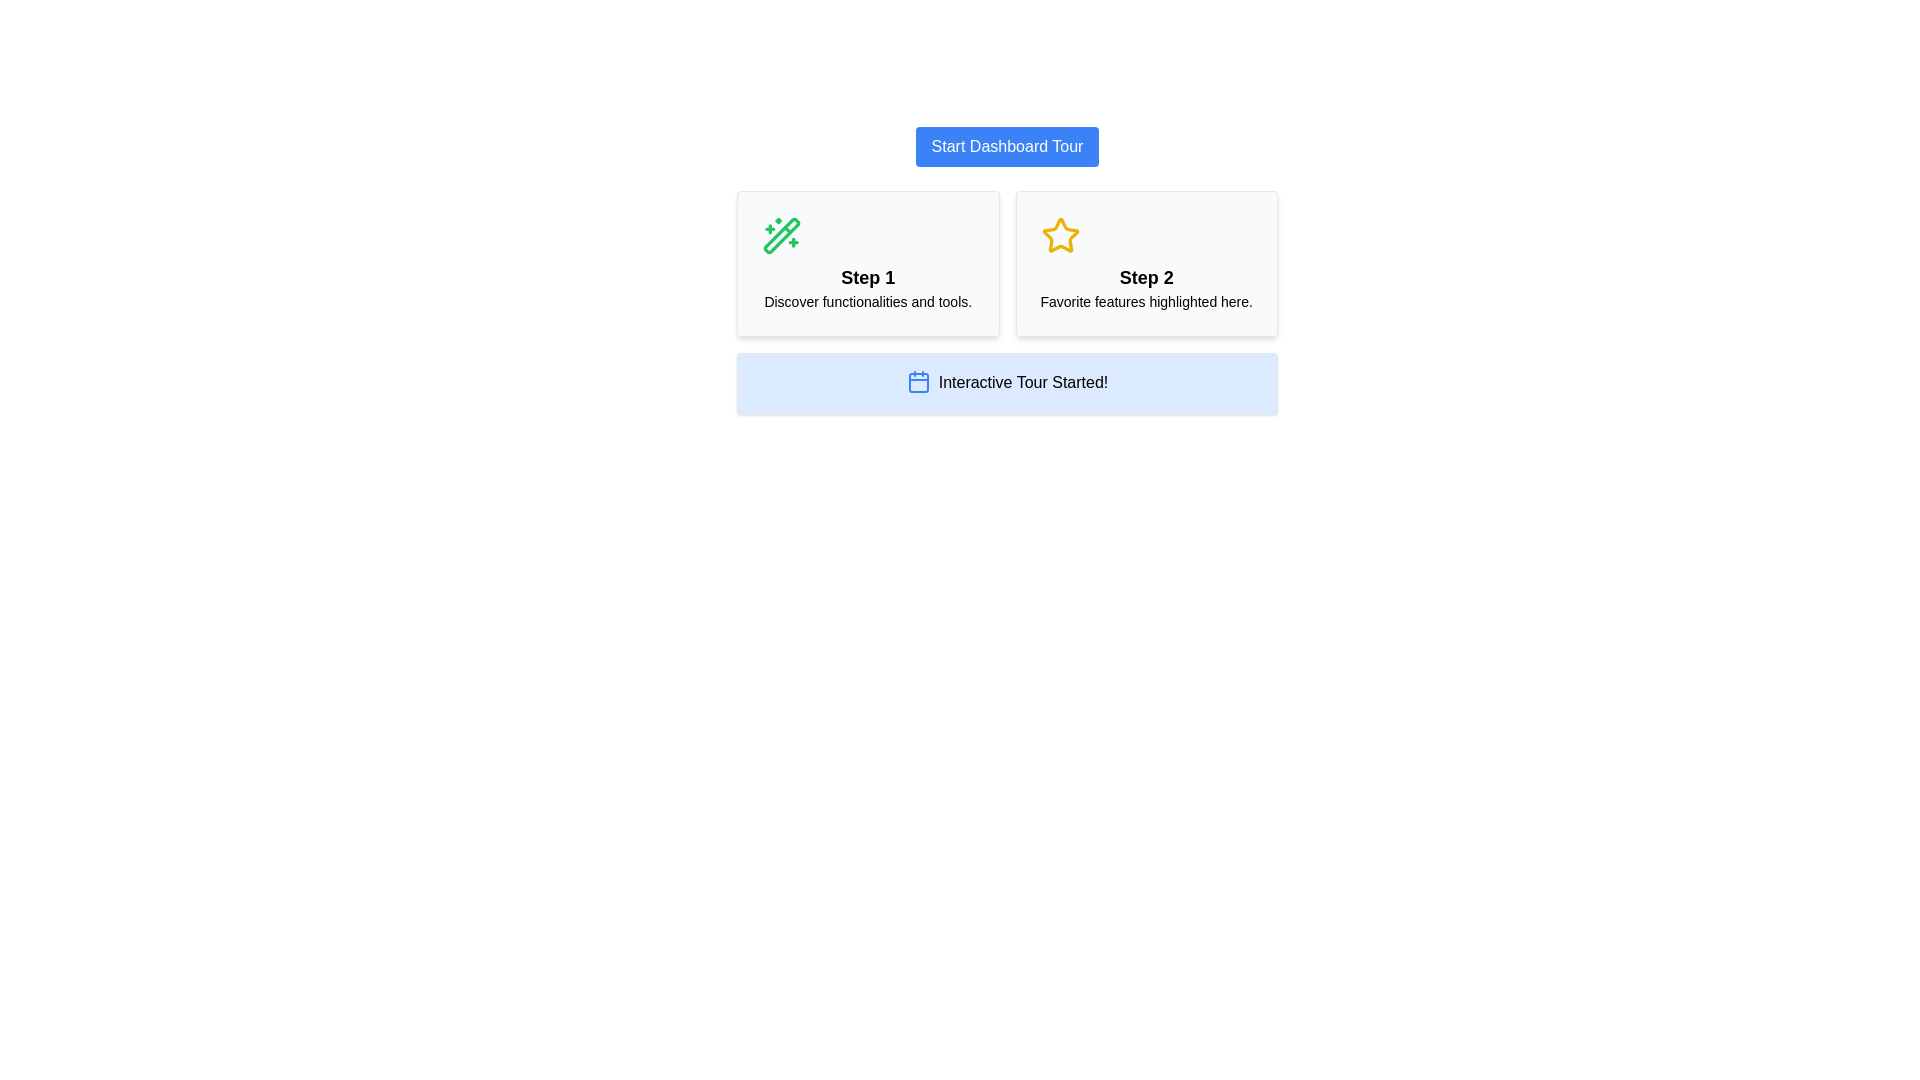 The width and height of the screenshot is (1920, 1080). Describe the element at coordinates (917, 382) in the screenshot. I see `the calendar icon, which is centered within a blue background and located above the text 'Interactive Tour Started!'` at that location.